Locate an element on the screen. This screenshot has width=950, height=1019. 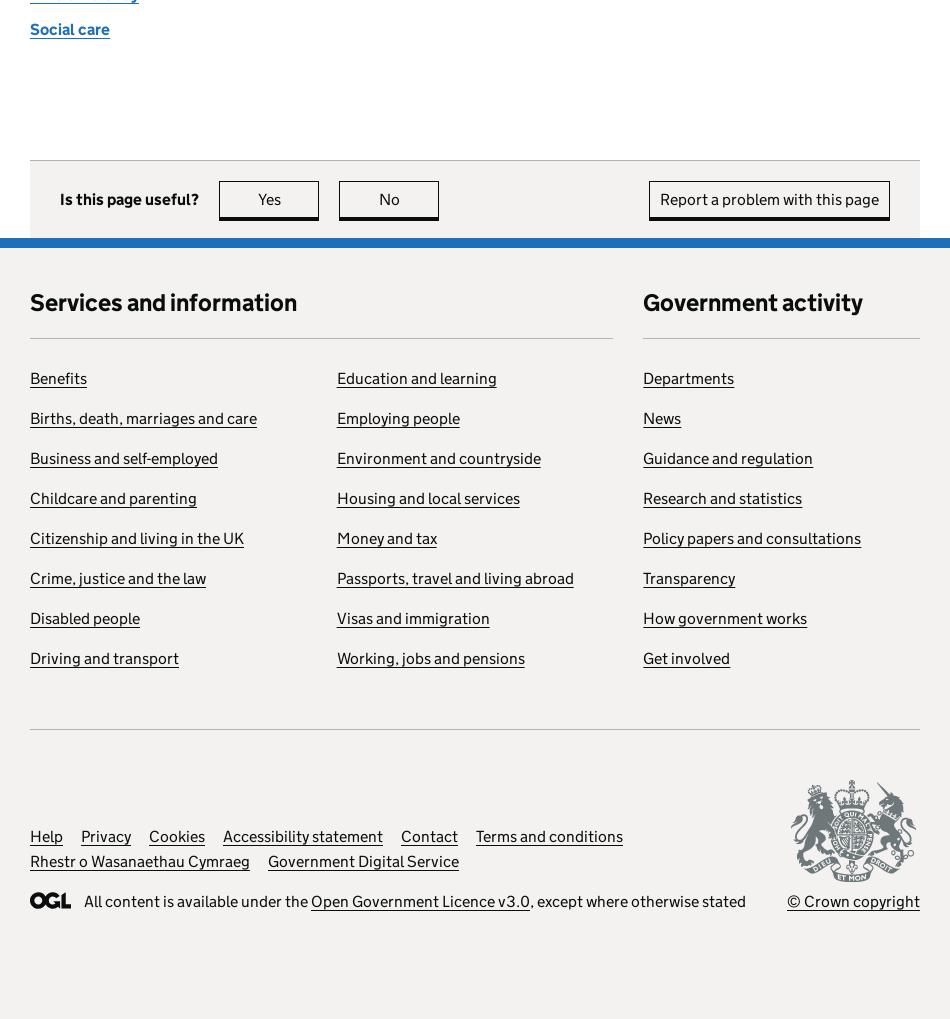
'Open Government Licence v3.0' is located at coordinates (419, 901).